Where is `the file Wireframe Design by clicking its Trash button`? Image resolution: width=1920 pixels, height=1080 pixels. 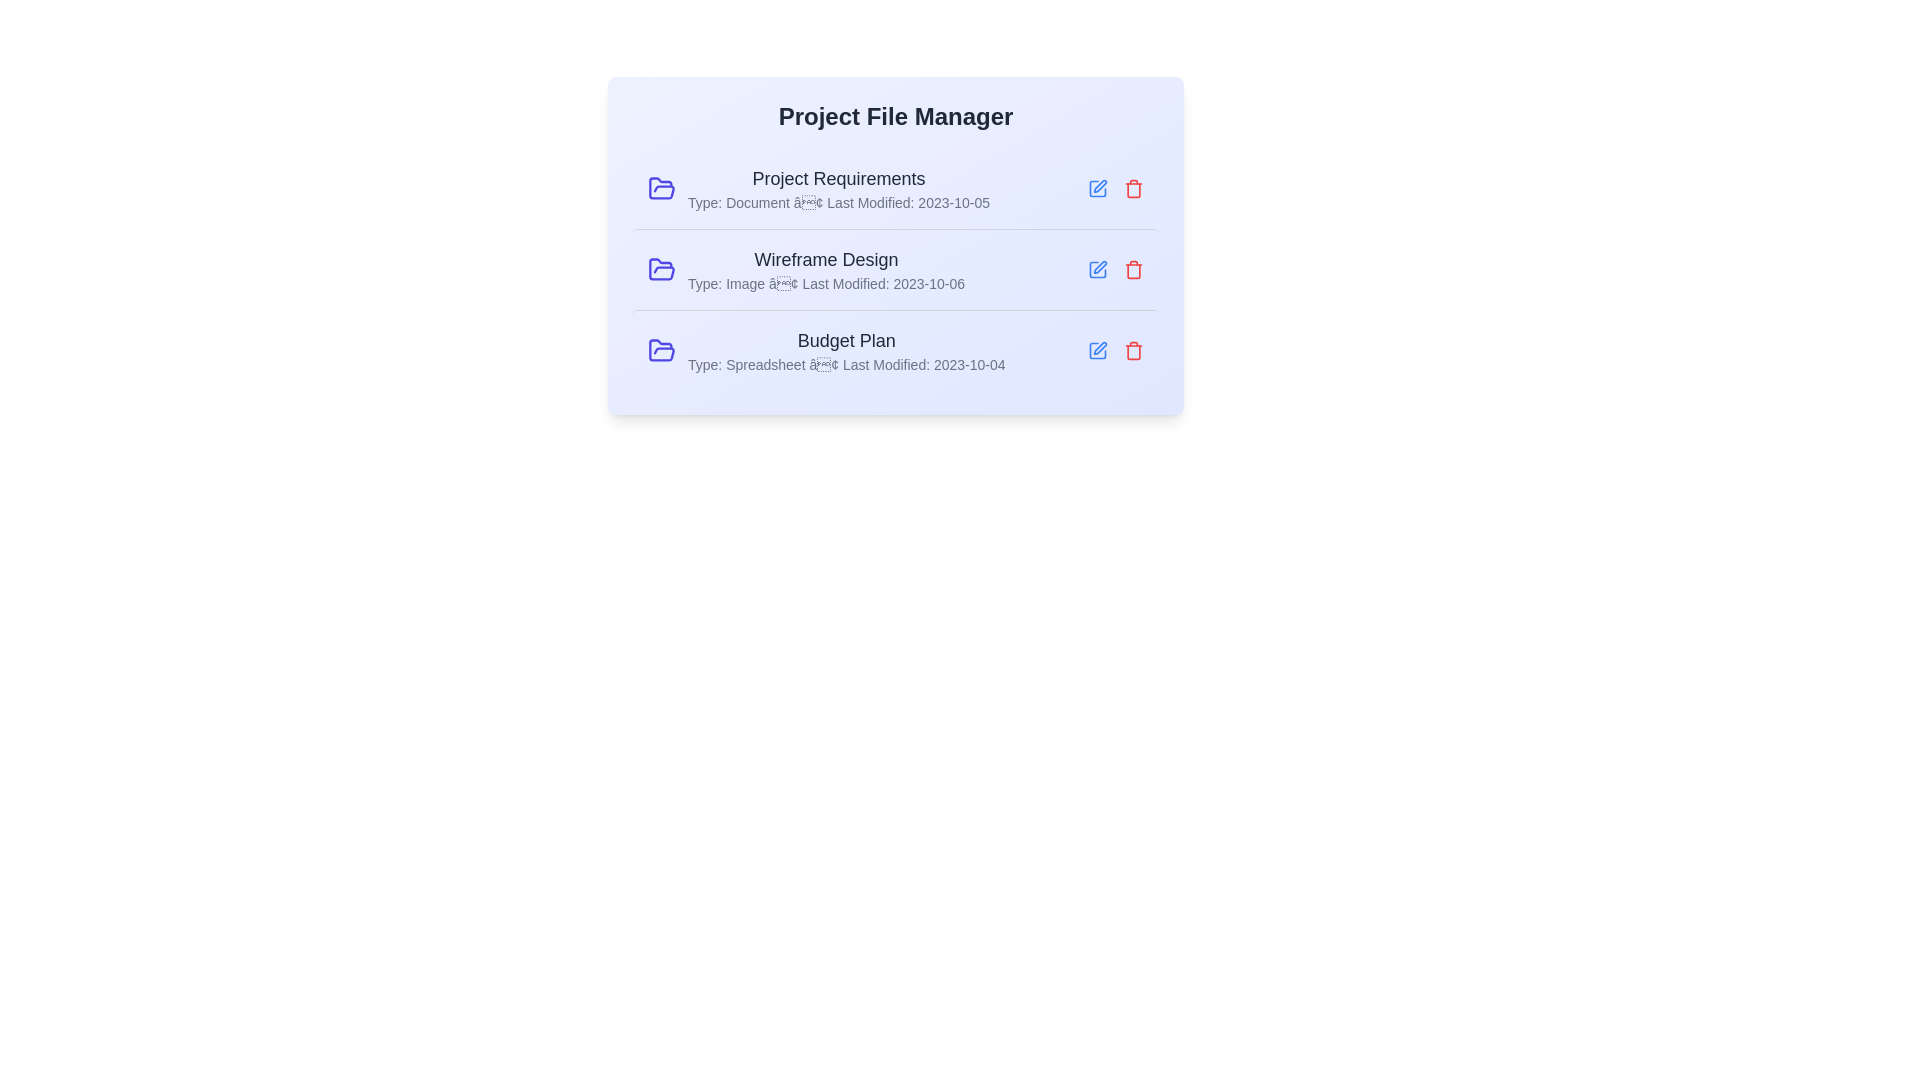 the file Wireframe Design by clicking its Trash button is located at coordinates (1133, 270).